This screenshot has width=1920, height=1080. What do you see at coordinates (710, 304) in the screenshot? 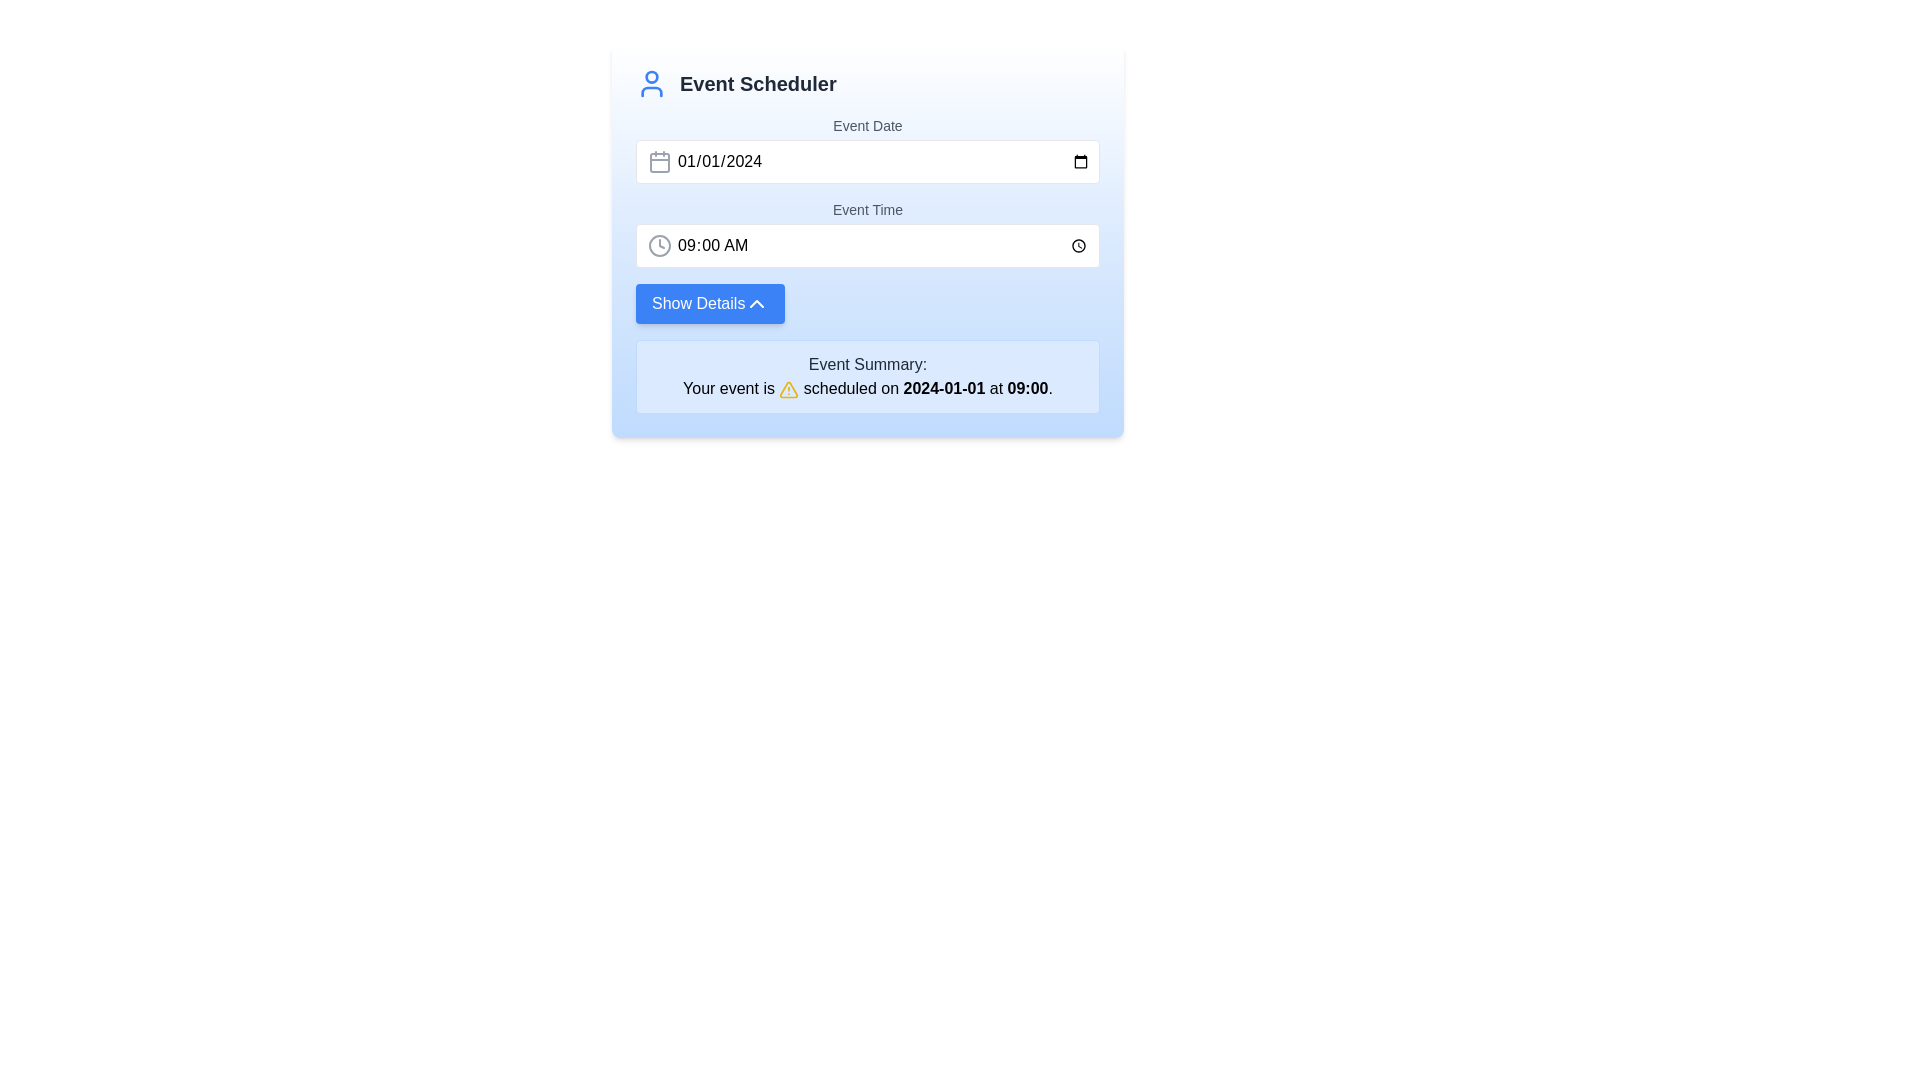
I see `the button in the 'Event Scheduler' section` at bounding box center [710, 304].